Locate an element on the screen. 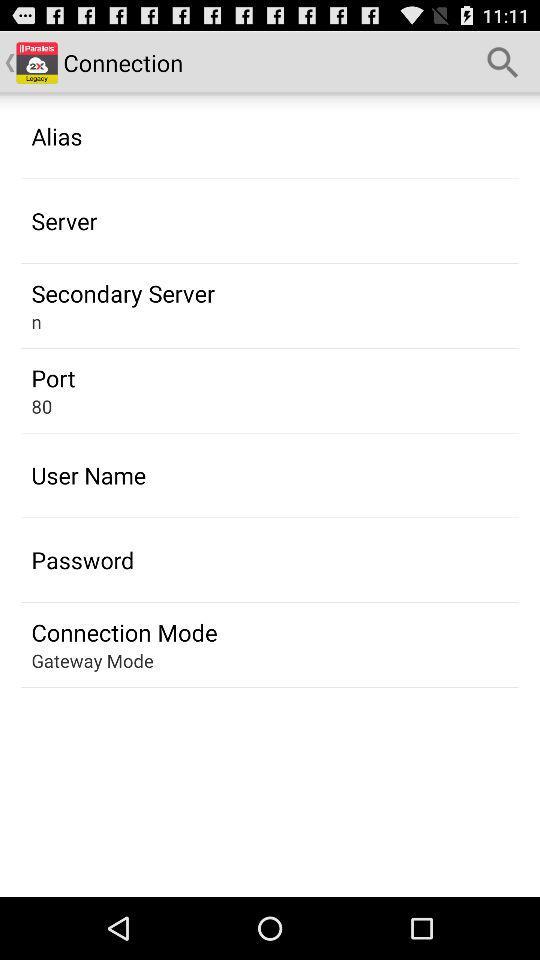 The height and width of the screenshot is (960, 540). the item below the 80 item is located at coordinates (87, 475).